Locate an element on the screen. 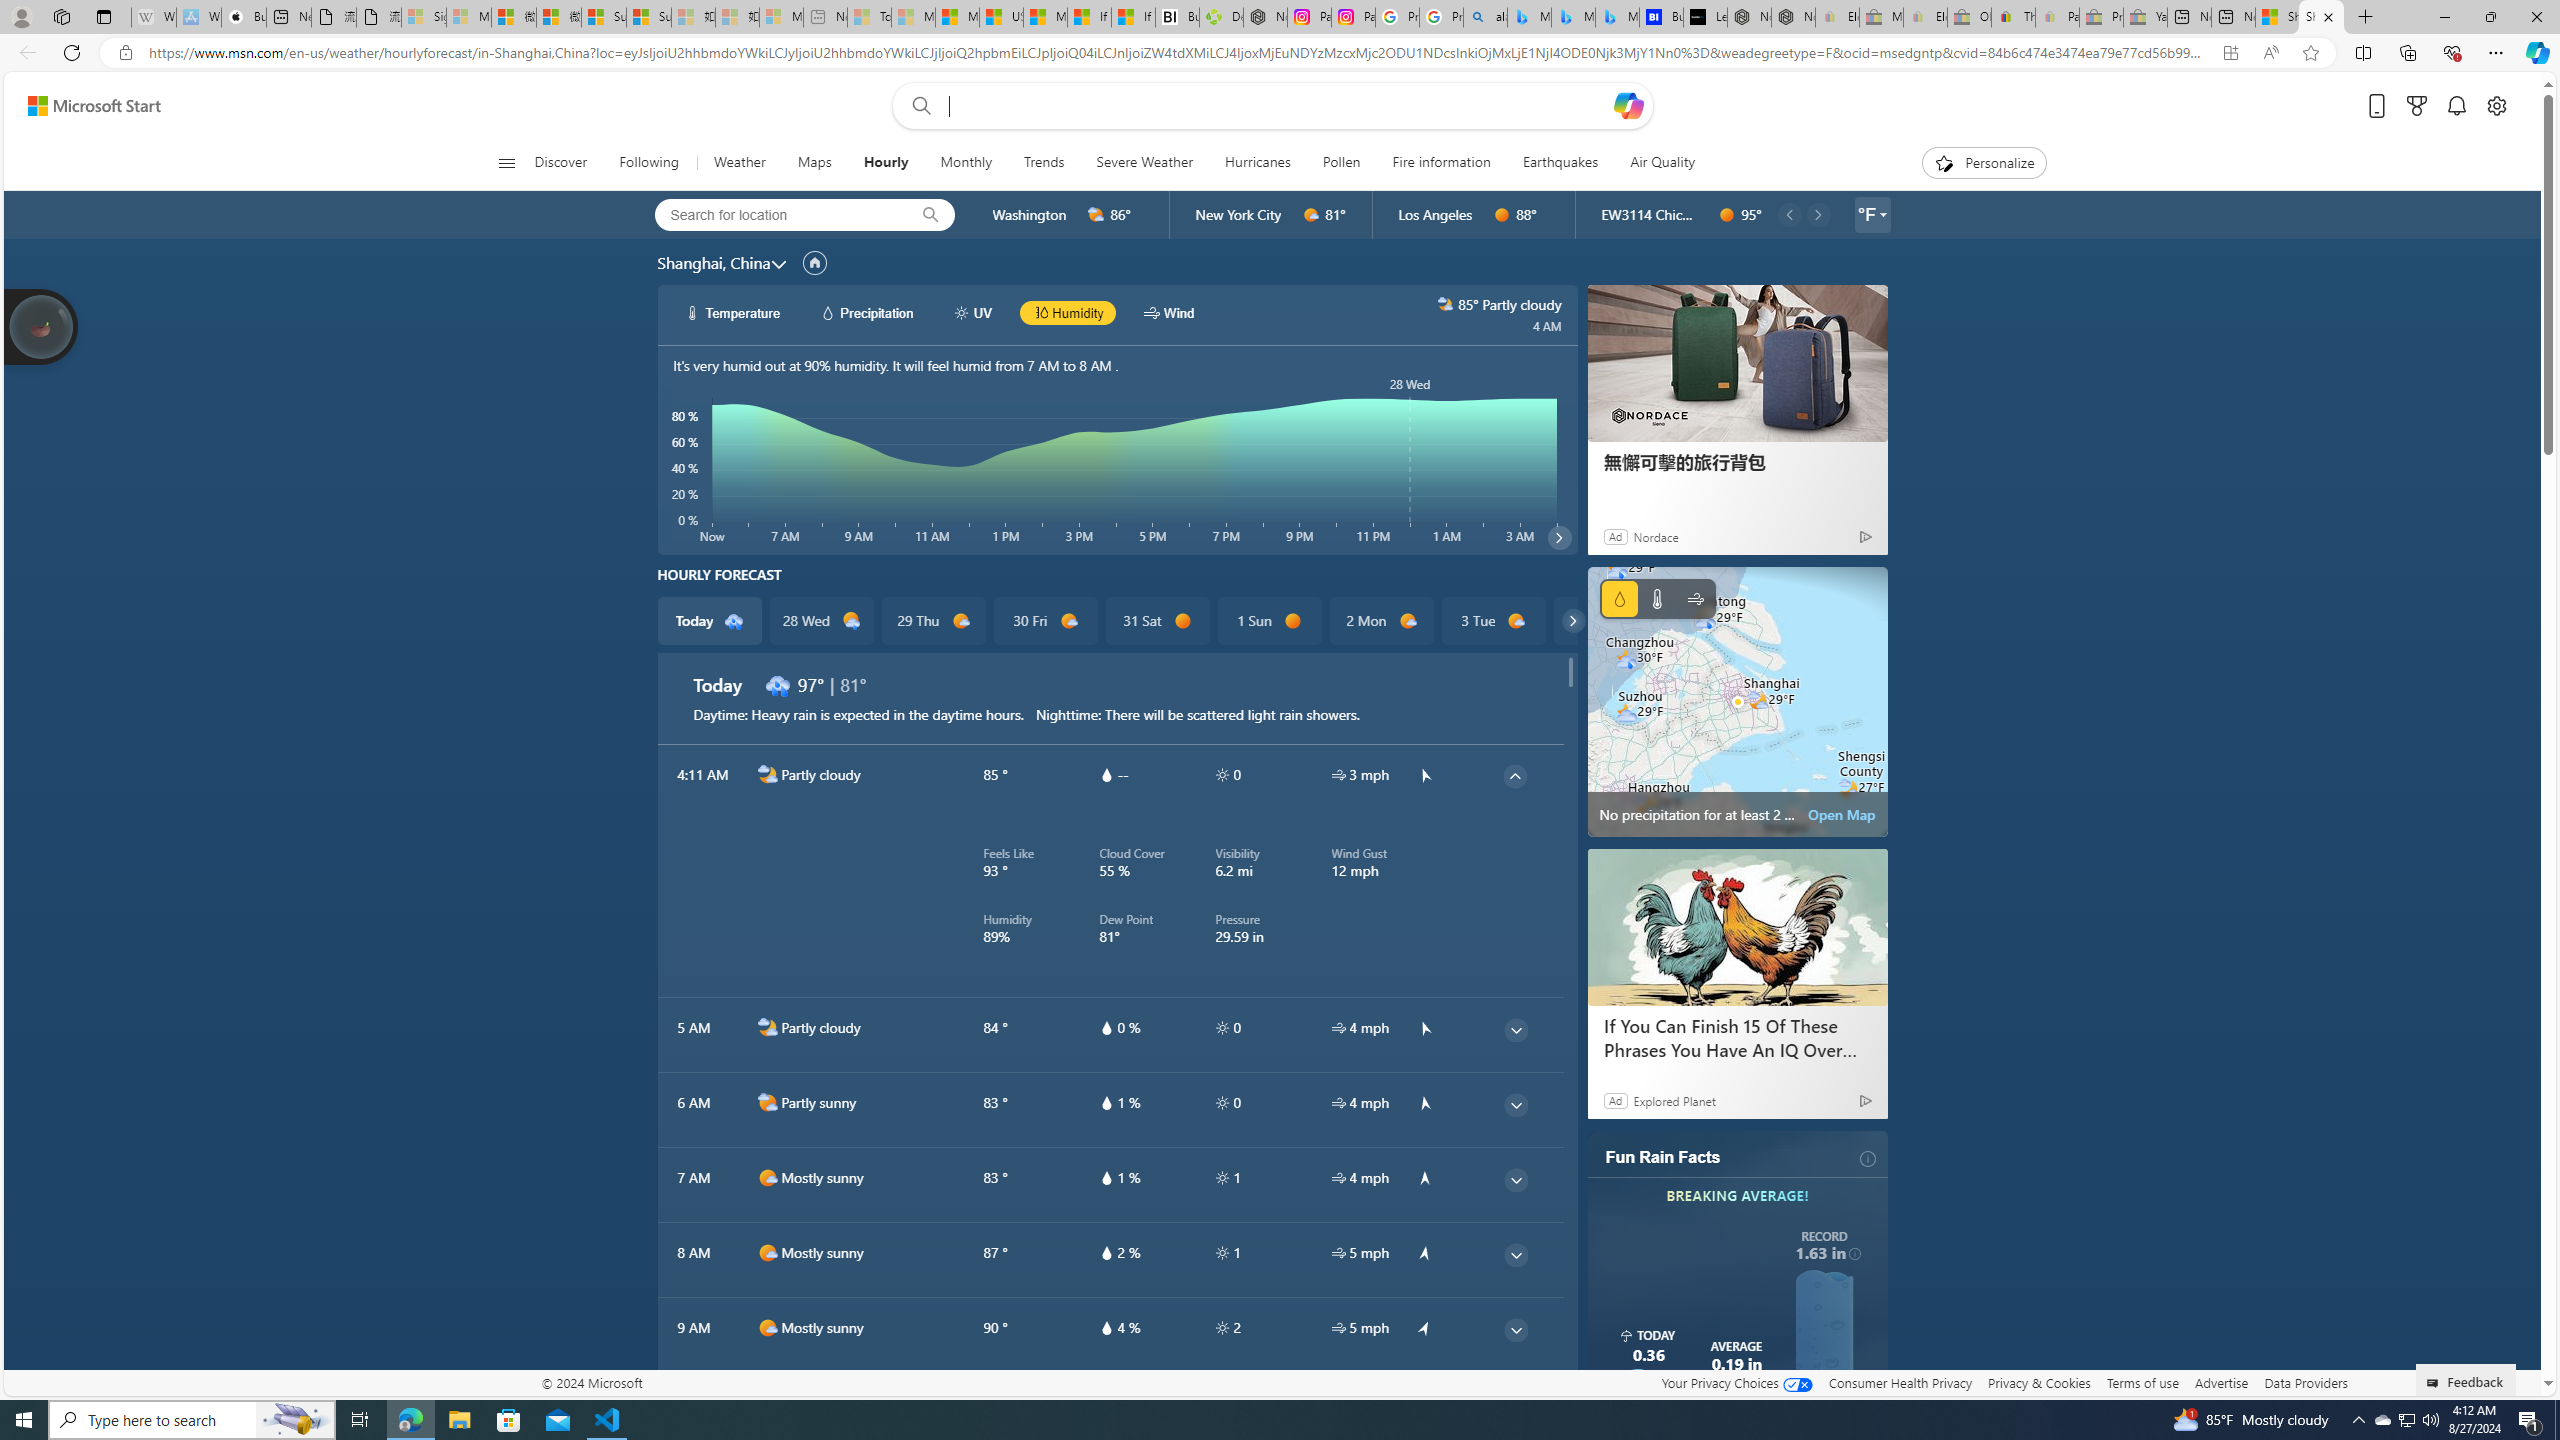 The height and width of the screenshot is (1440, 2560). 'Your Privacy Choices' is located at coordinates (1736, 1382).